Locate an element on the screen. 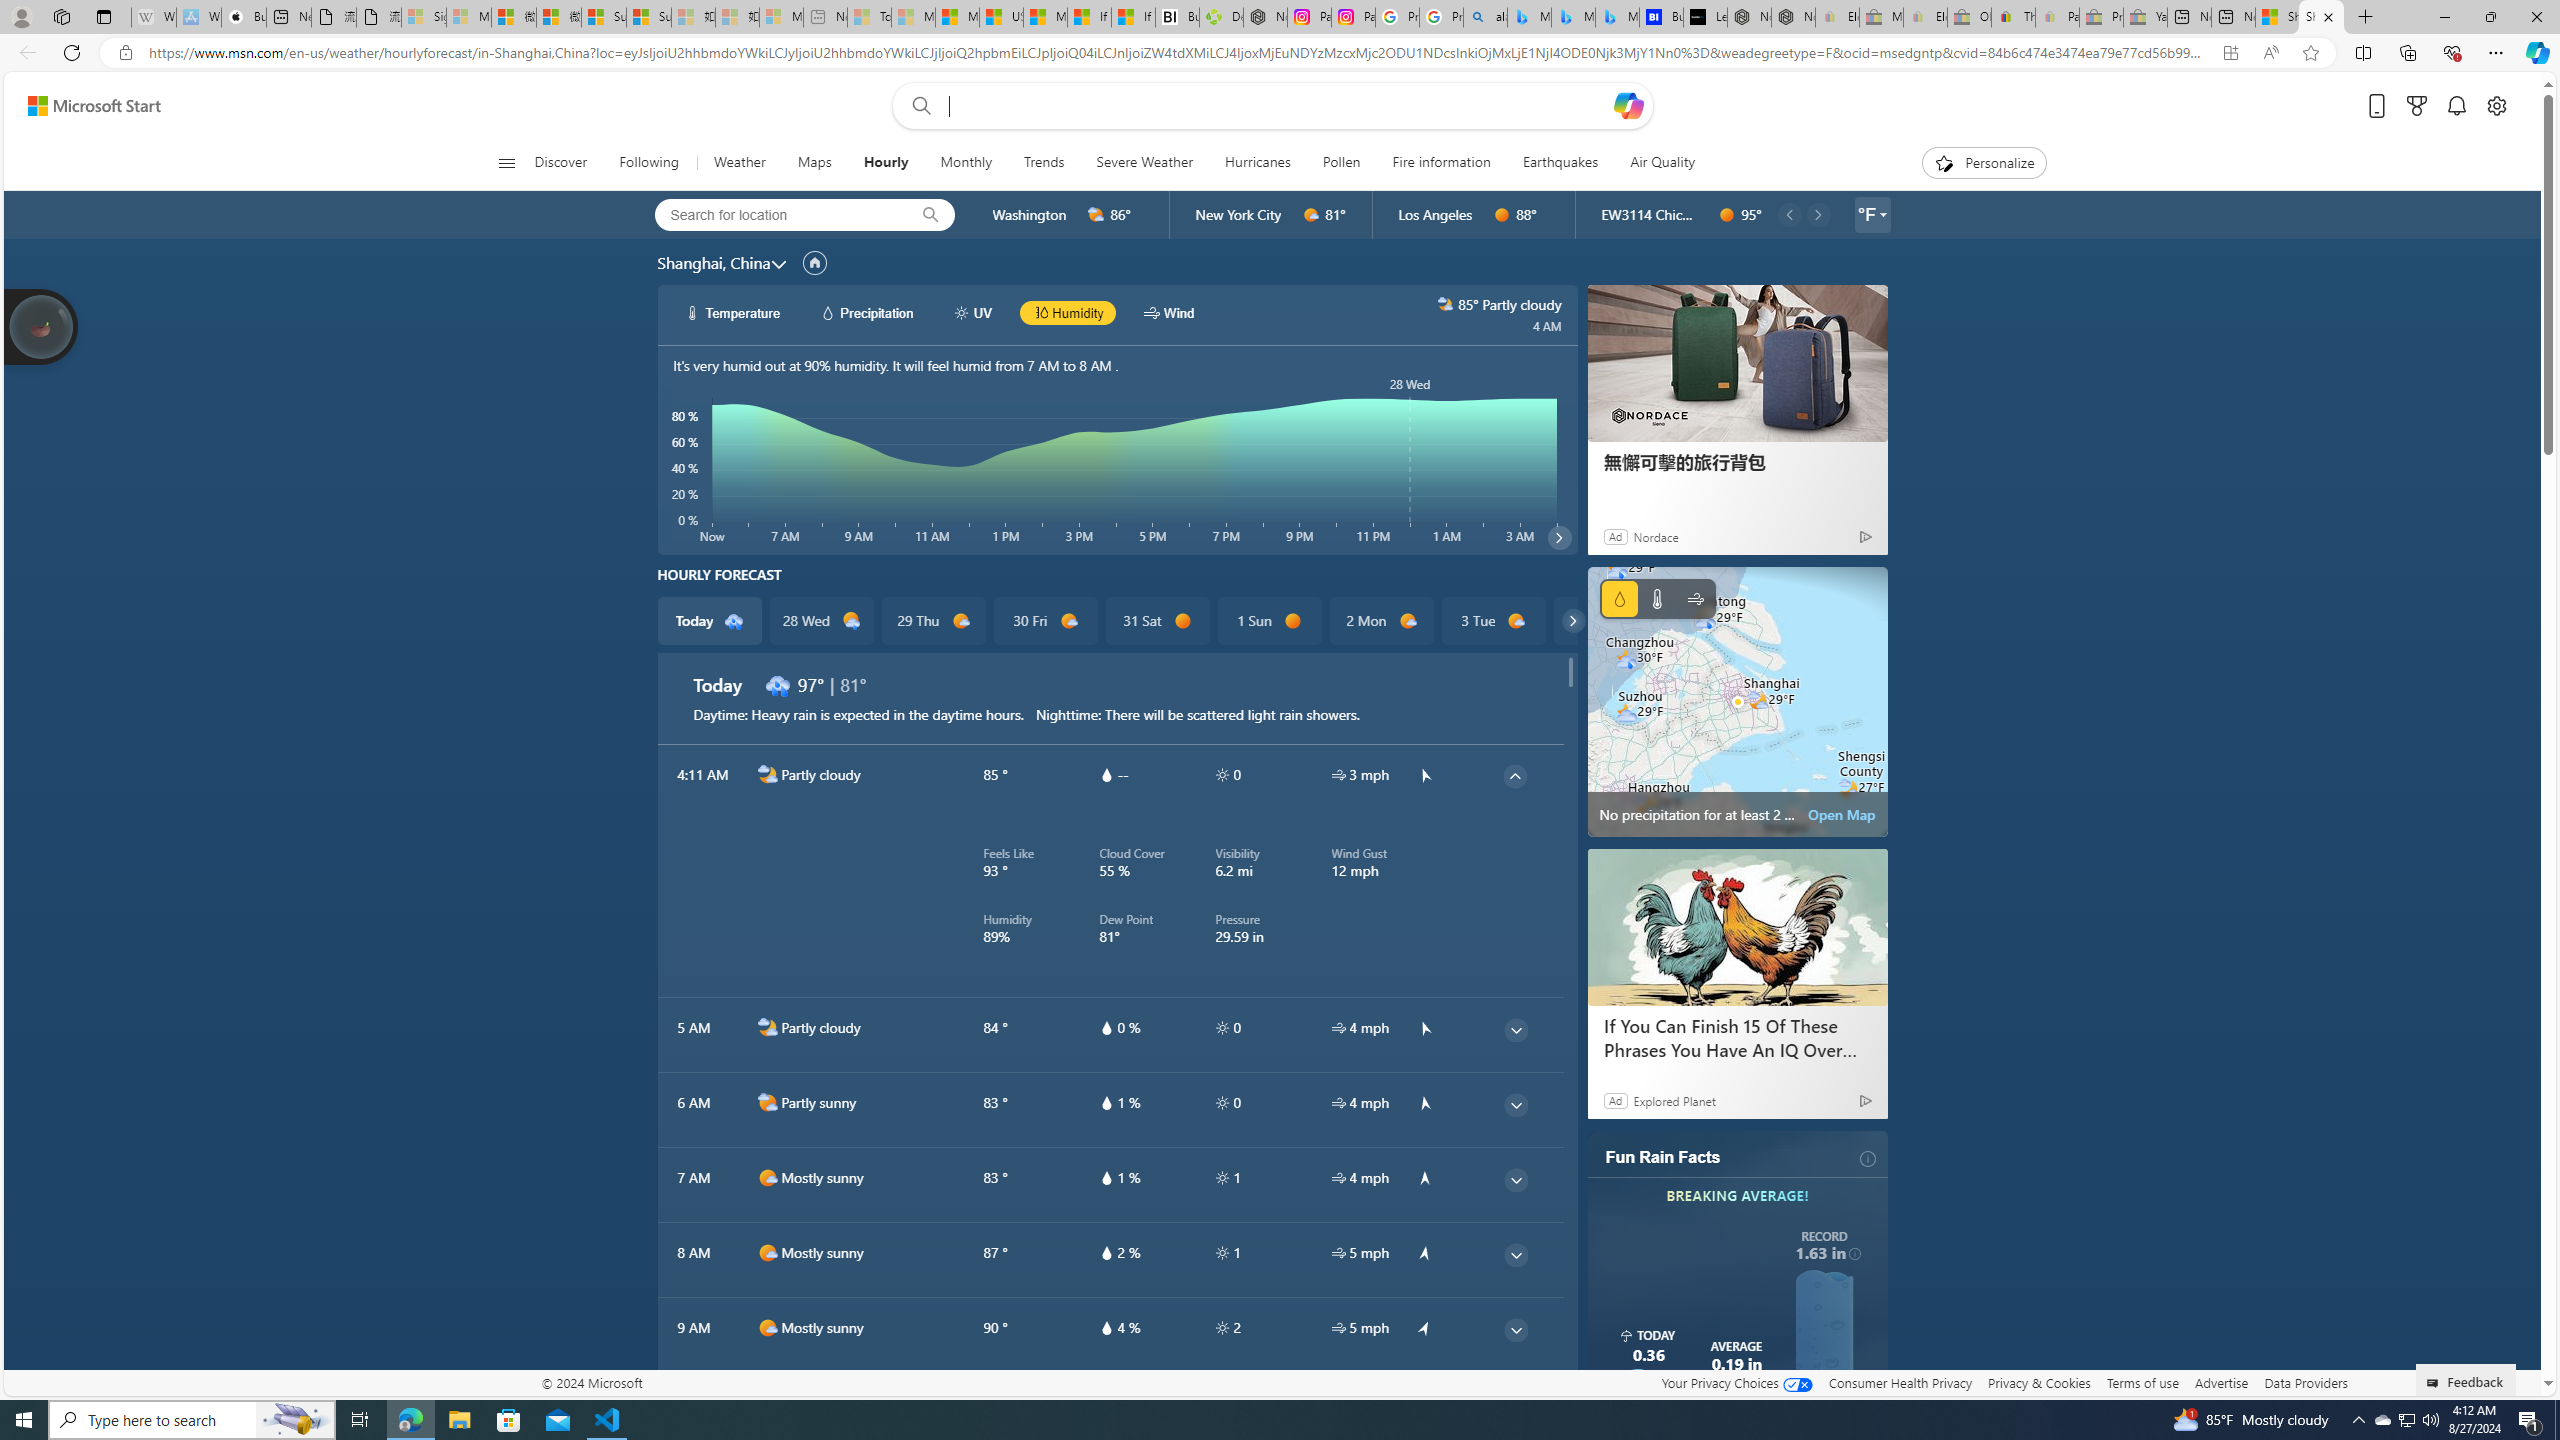 The height and width of the screenshot is (1440, 2560). 'Your Privacy Choices' is located at coordinates (1736, 1382).